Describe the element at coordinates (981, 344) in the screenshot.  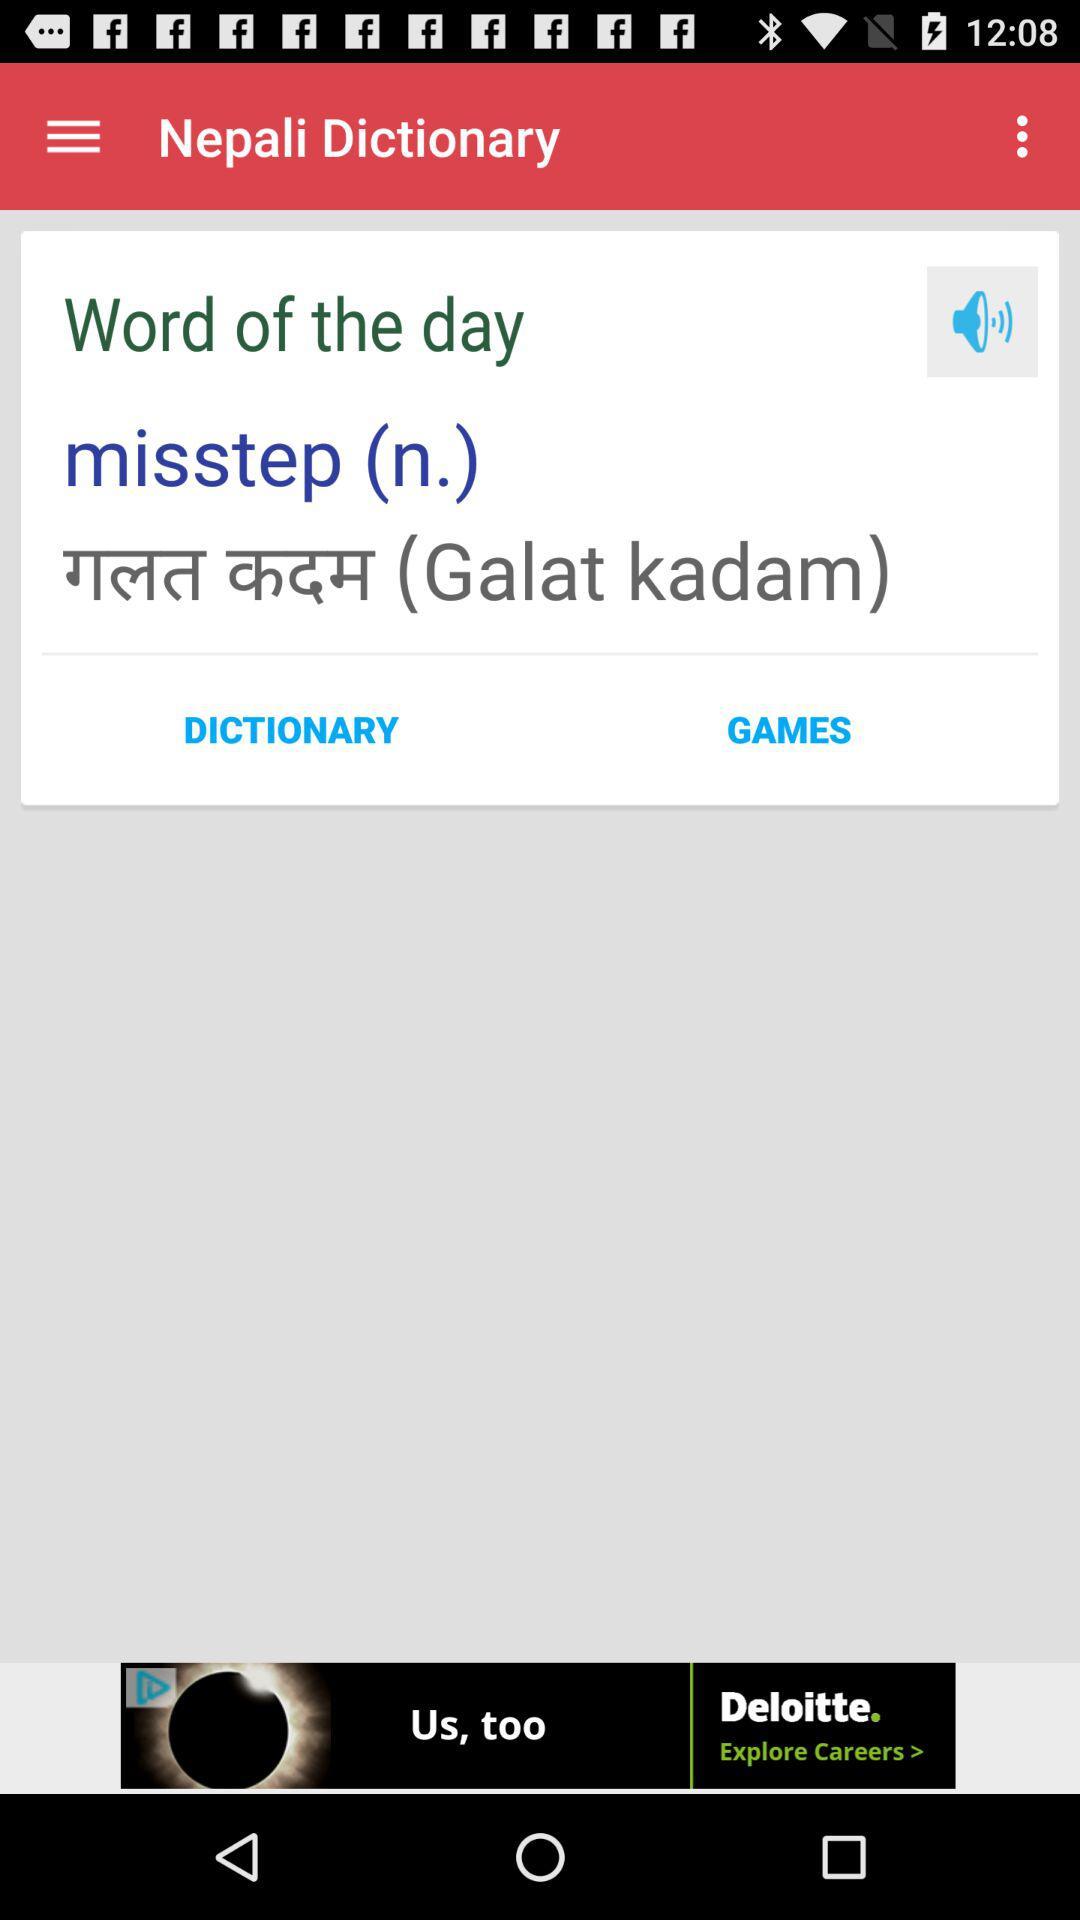
I see `the volume icon` at that location.